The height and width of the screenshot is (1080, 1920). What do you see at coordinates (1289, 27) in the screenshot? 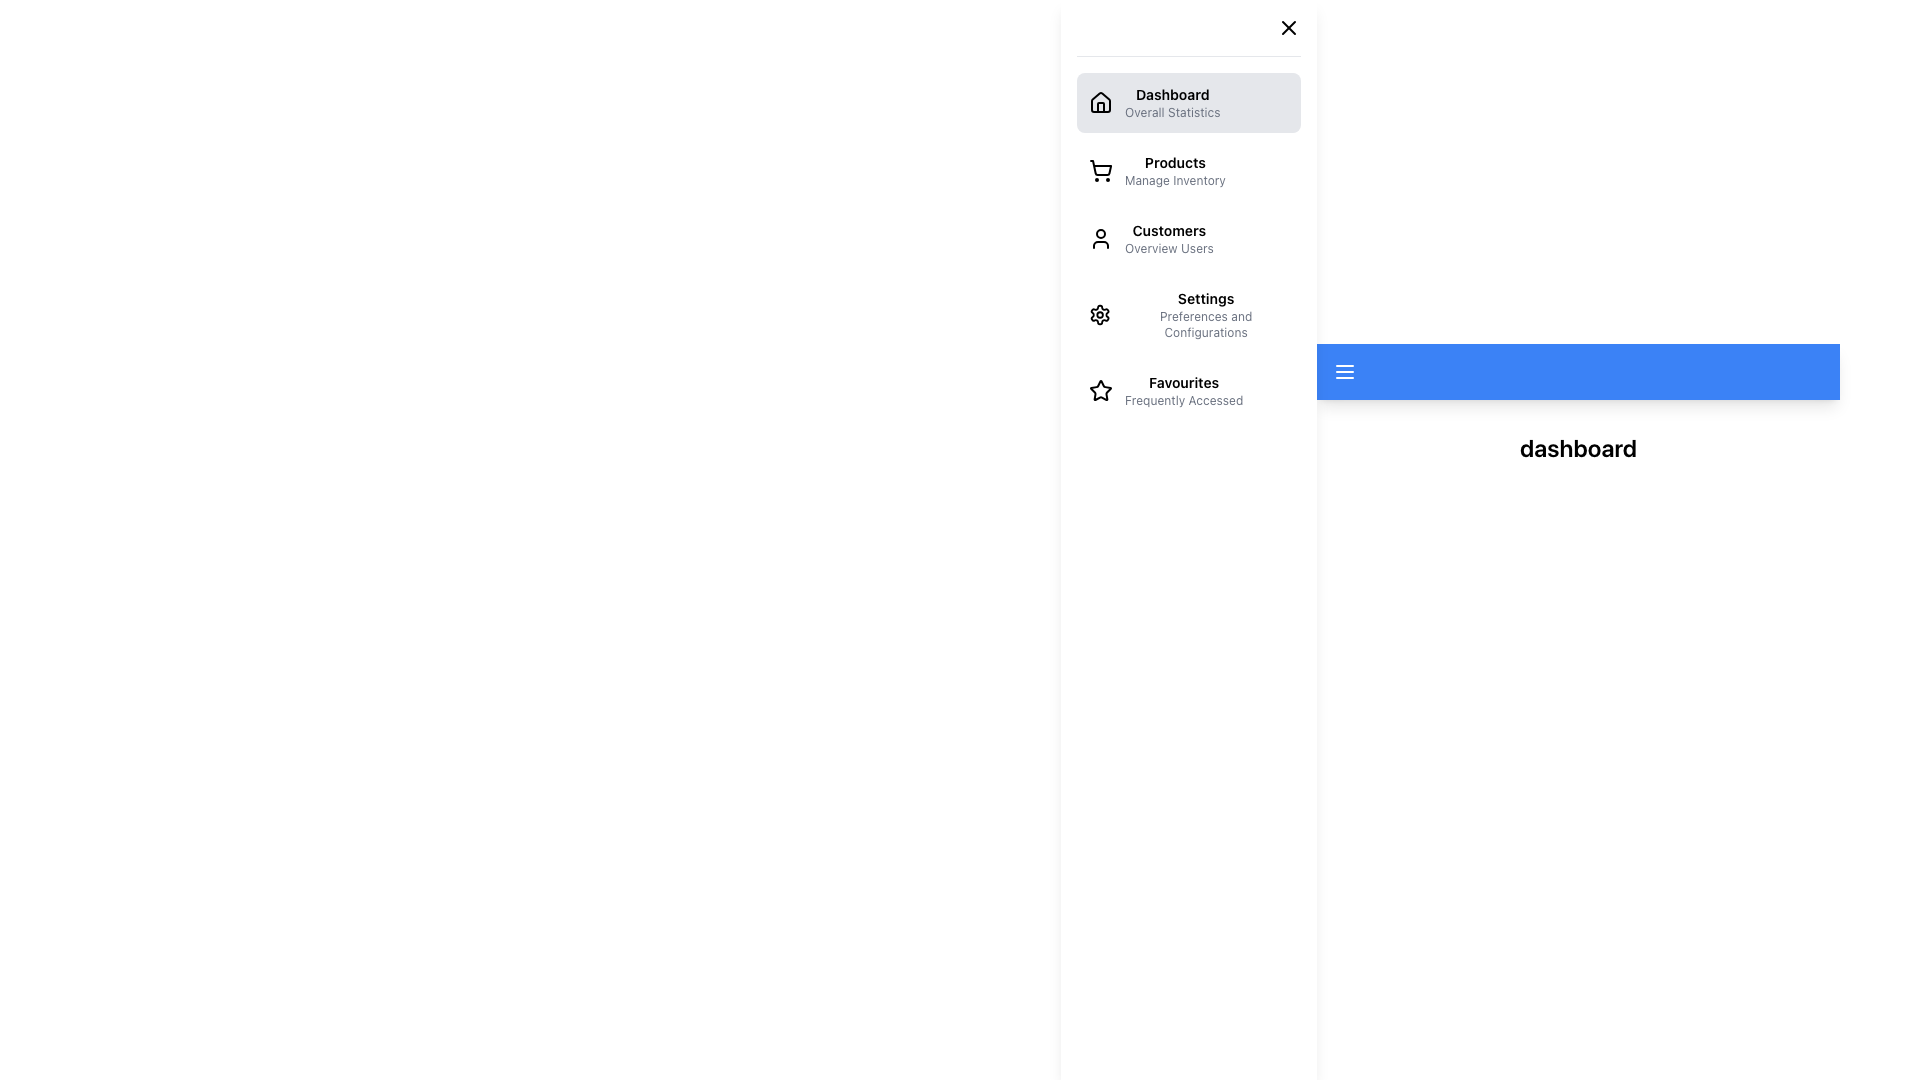
I see `the close button located in the upper right corner of the sidebar menu` at bounding box center [1289, 27].